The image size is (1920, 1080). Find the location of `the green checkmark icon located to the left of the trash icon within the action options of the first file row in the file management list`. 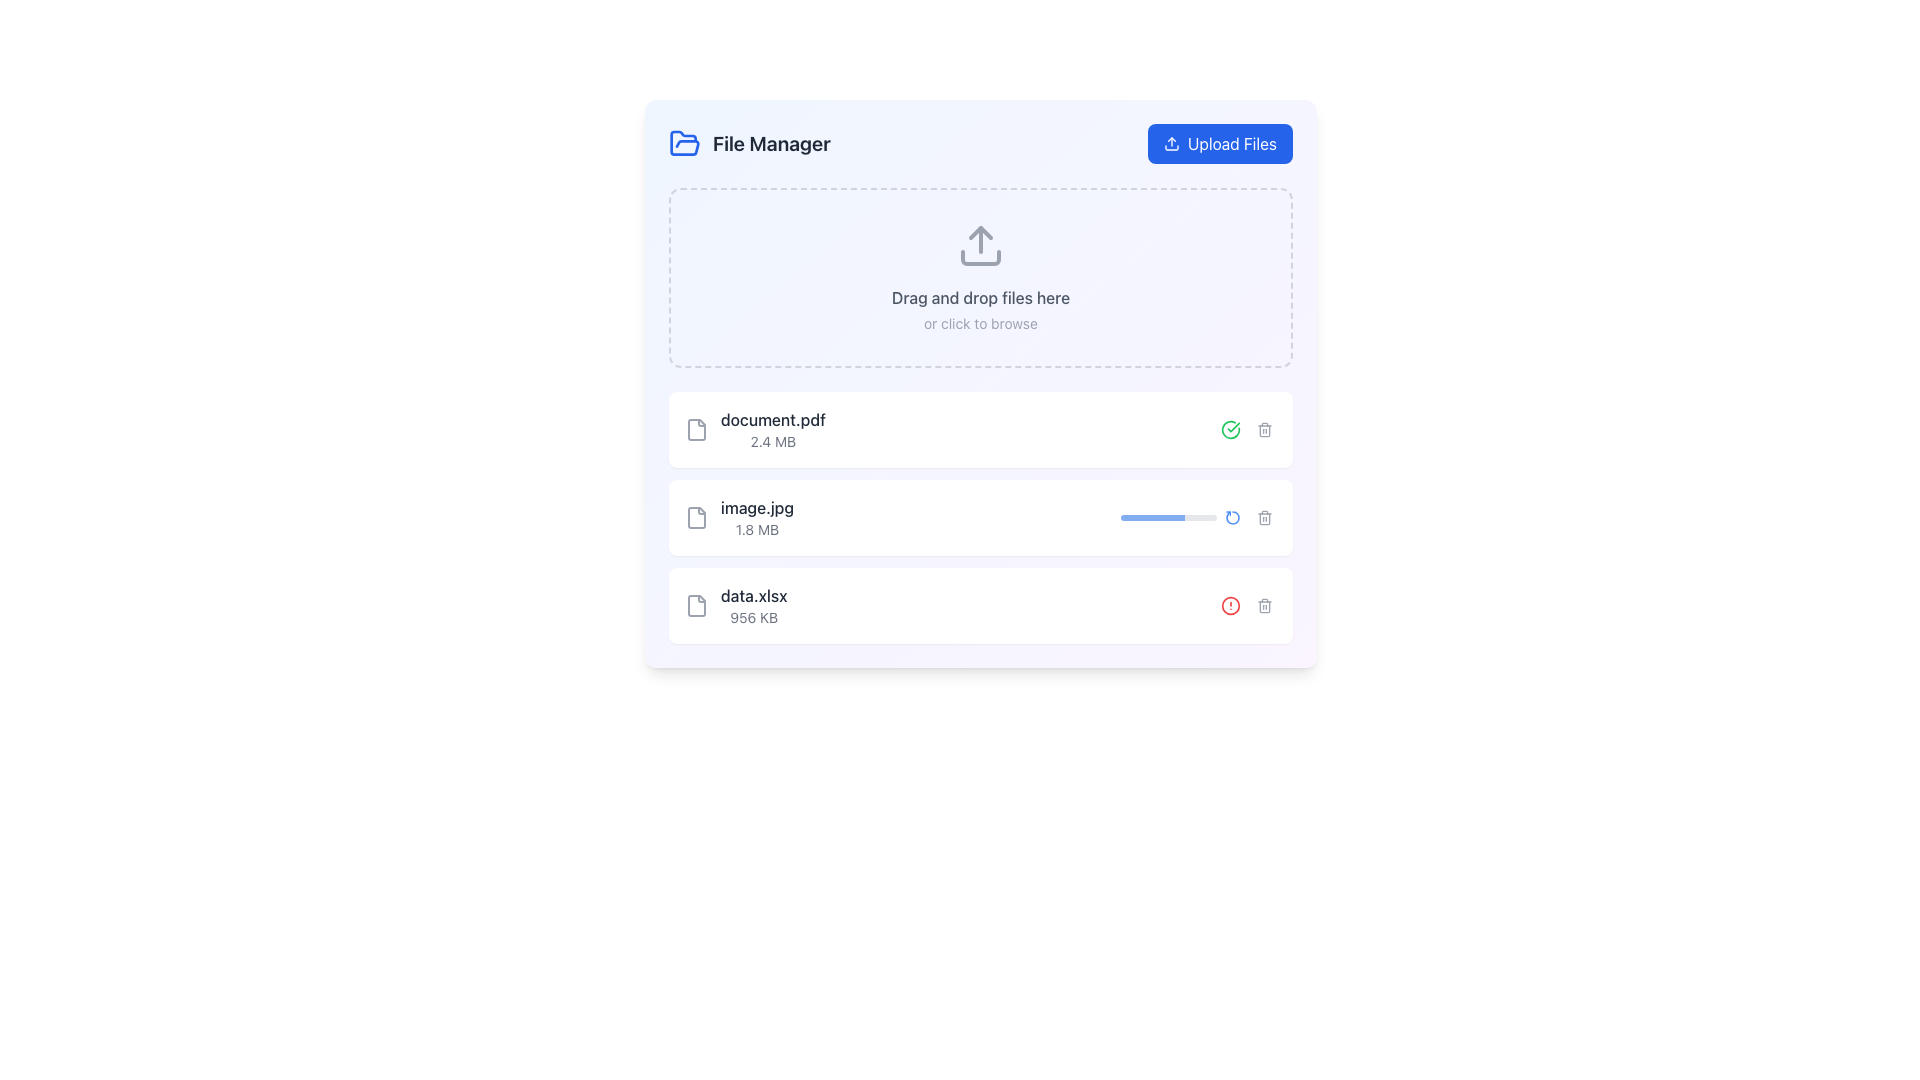

the green checkmark icon located to the left of the trash icon within the action options of the first file row in the file management list is located at coordinates (1229, 428).